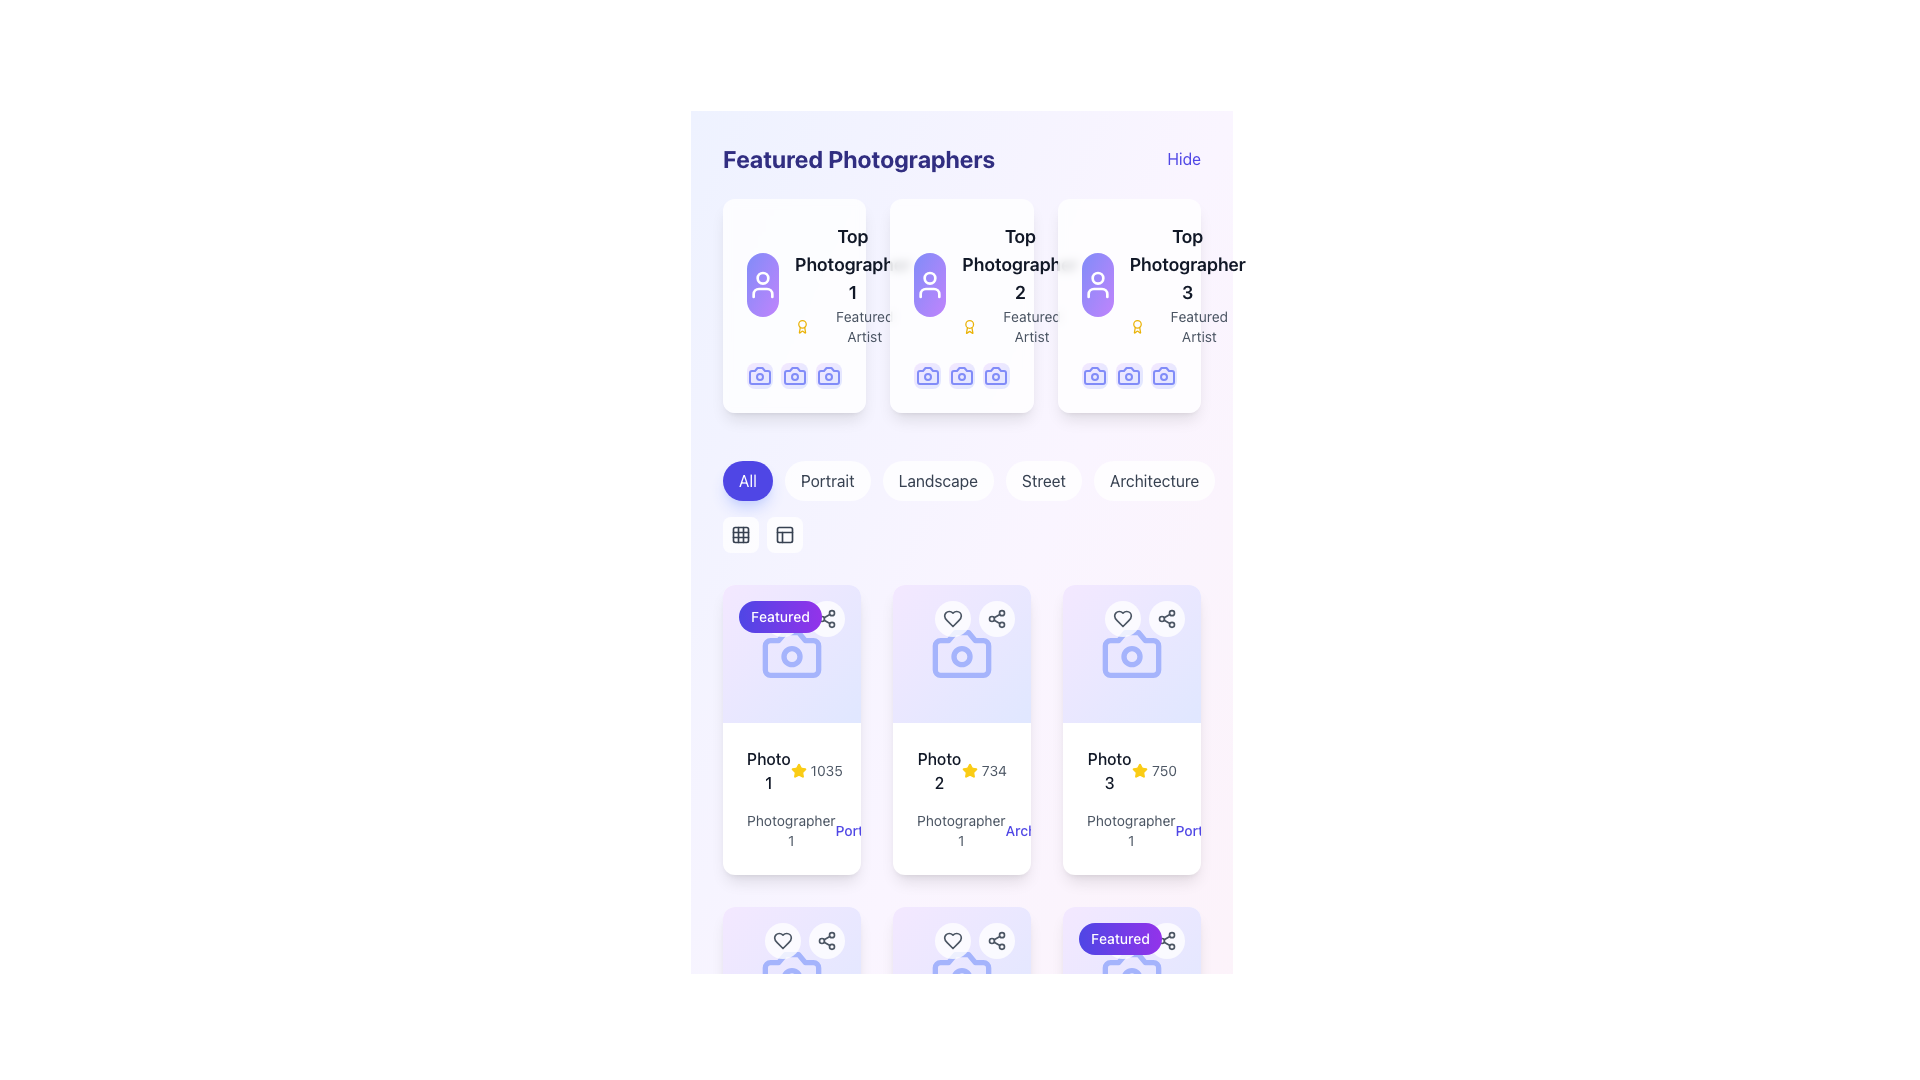  Describe the element at coordinates (816, 770) in the screenshot. I see `the Rating display component that visually represents a score of '1035', located to the right of 'Photo 1' within the card labeled 'Photo 1'` at that location.